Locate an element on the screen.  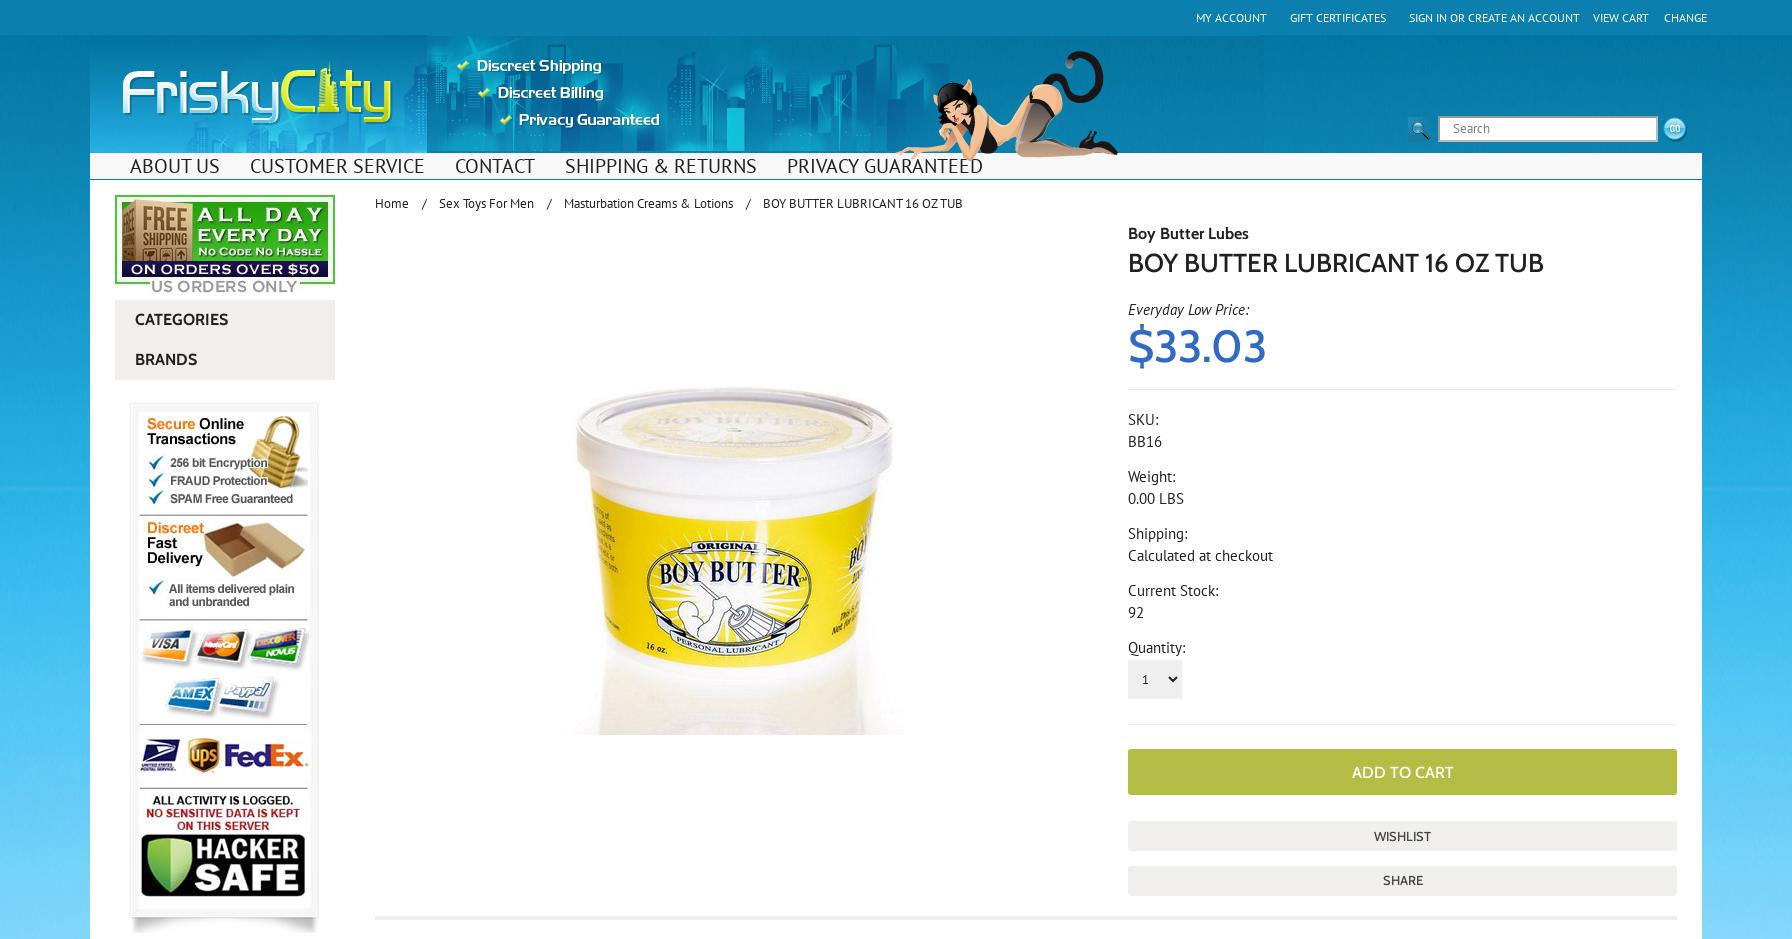
'Current Stock:' is located at coordinates (1173, 590).